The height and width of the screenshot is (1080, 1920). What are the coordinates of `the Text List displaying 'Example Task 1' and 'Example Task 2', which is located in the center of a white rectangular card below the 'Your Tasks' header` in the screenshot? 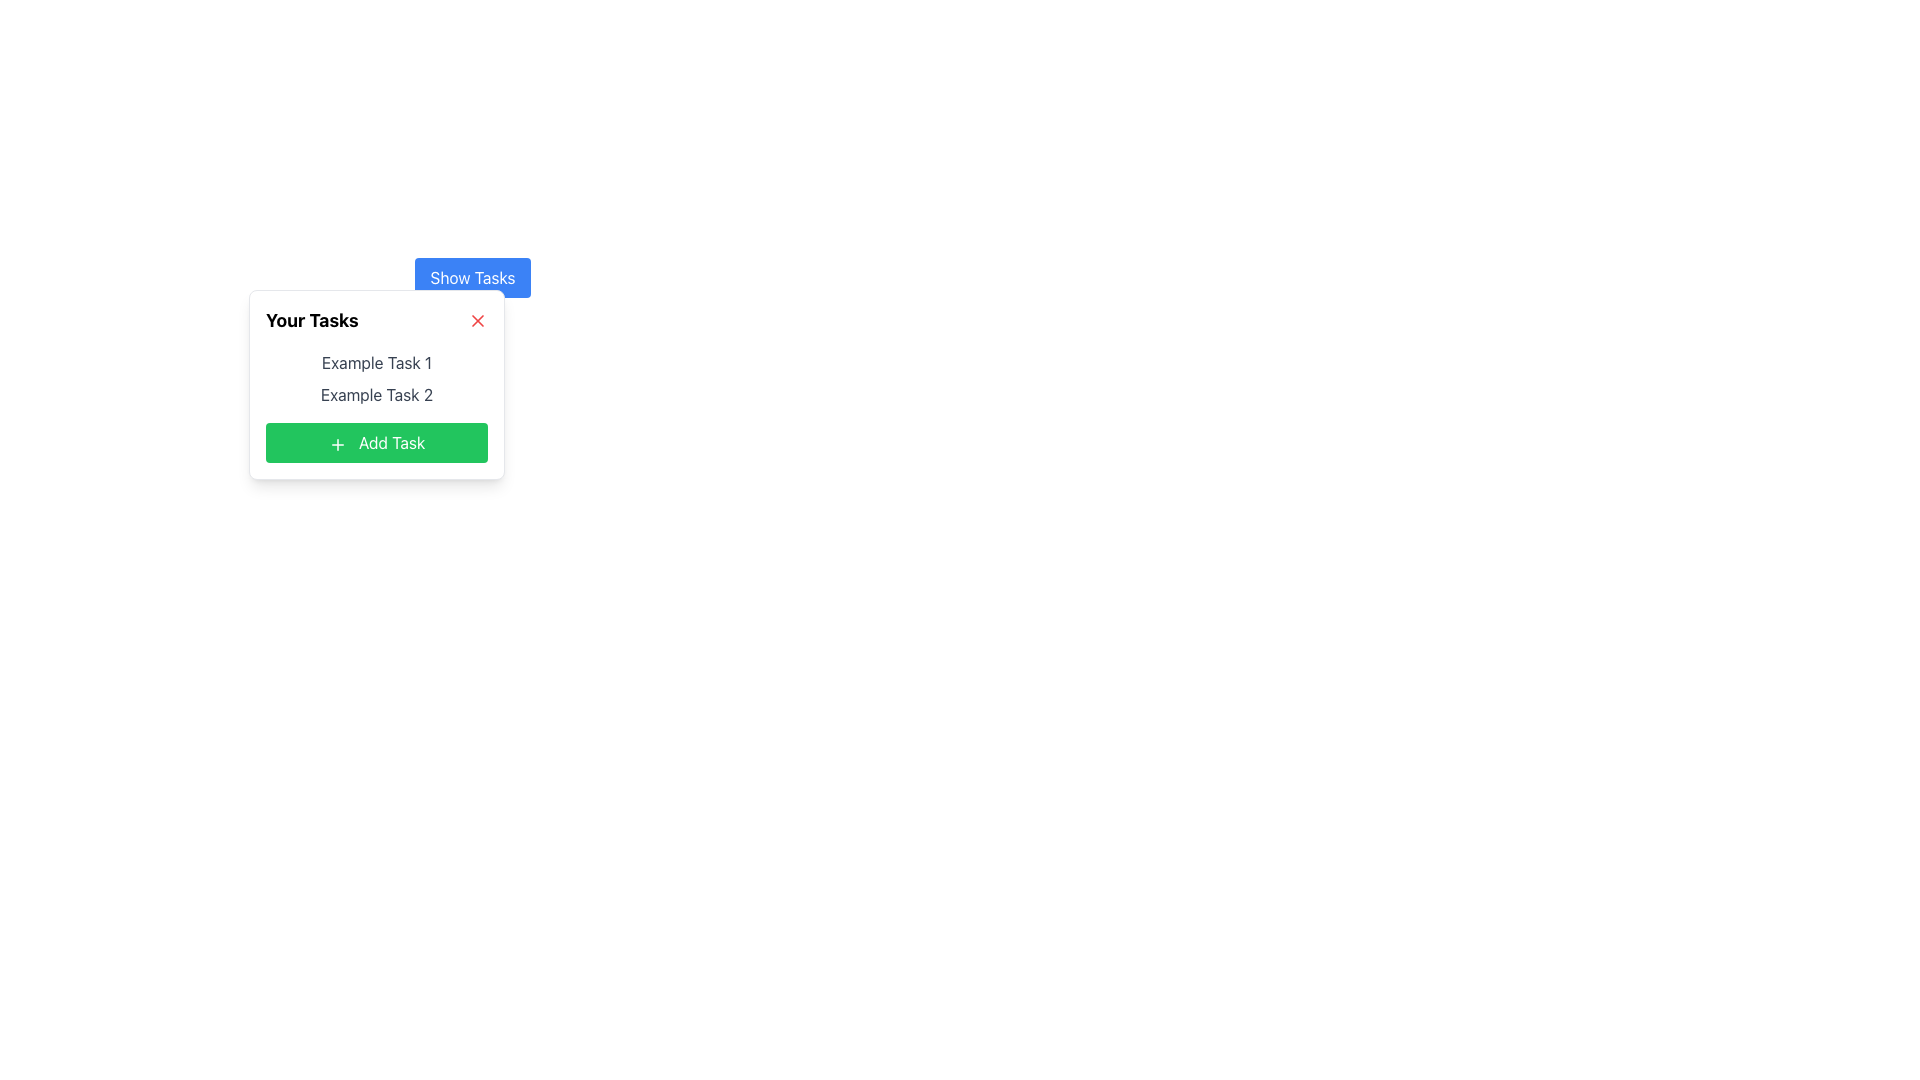 It's located at (377, 378).